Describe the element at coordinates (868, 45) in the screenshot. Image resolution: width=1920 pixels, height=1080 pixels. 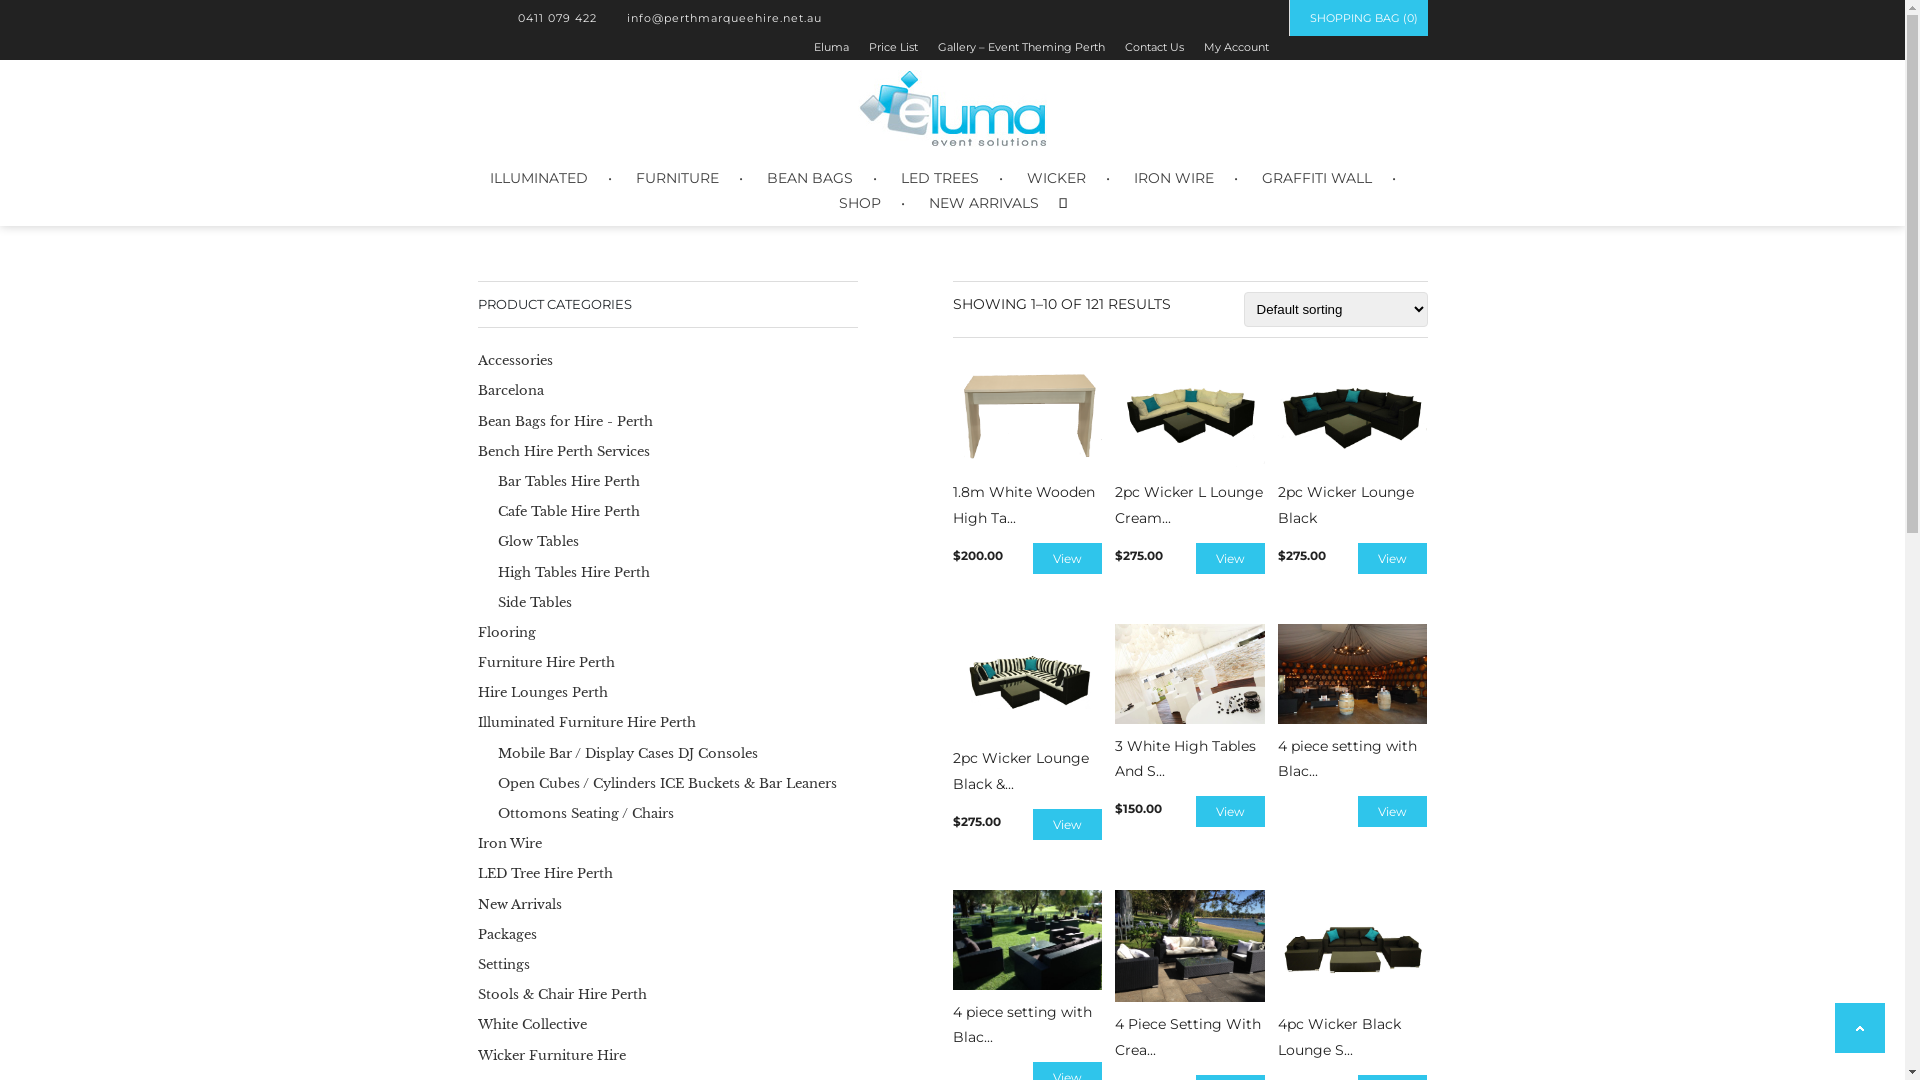
I see `'Price List'` at that location.